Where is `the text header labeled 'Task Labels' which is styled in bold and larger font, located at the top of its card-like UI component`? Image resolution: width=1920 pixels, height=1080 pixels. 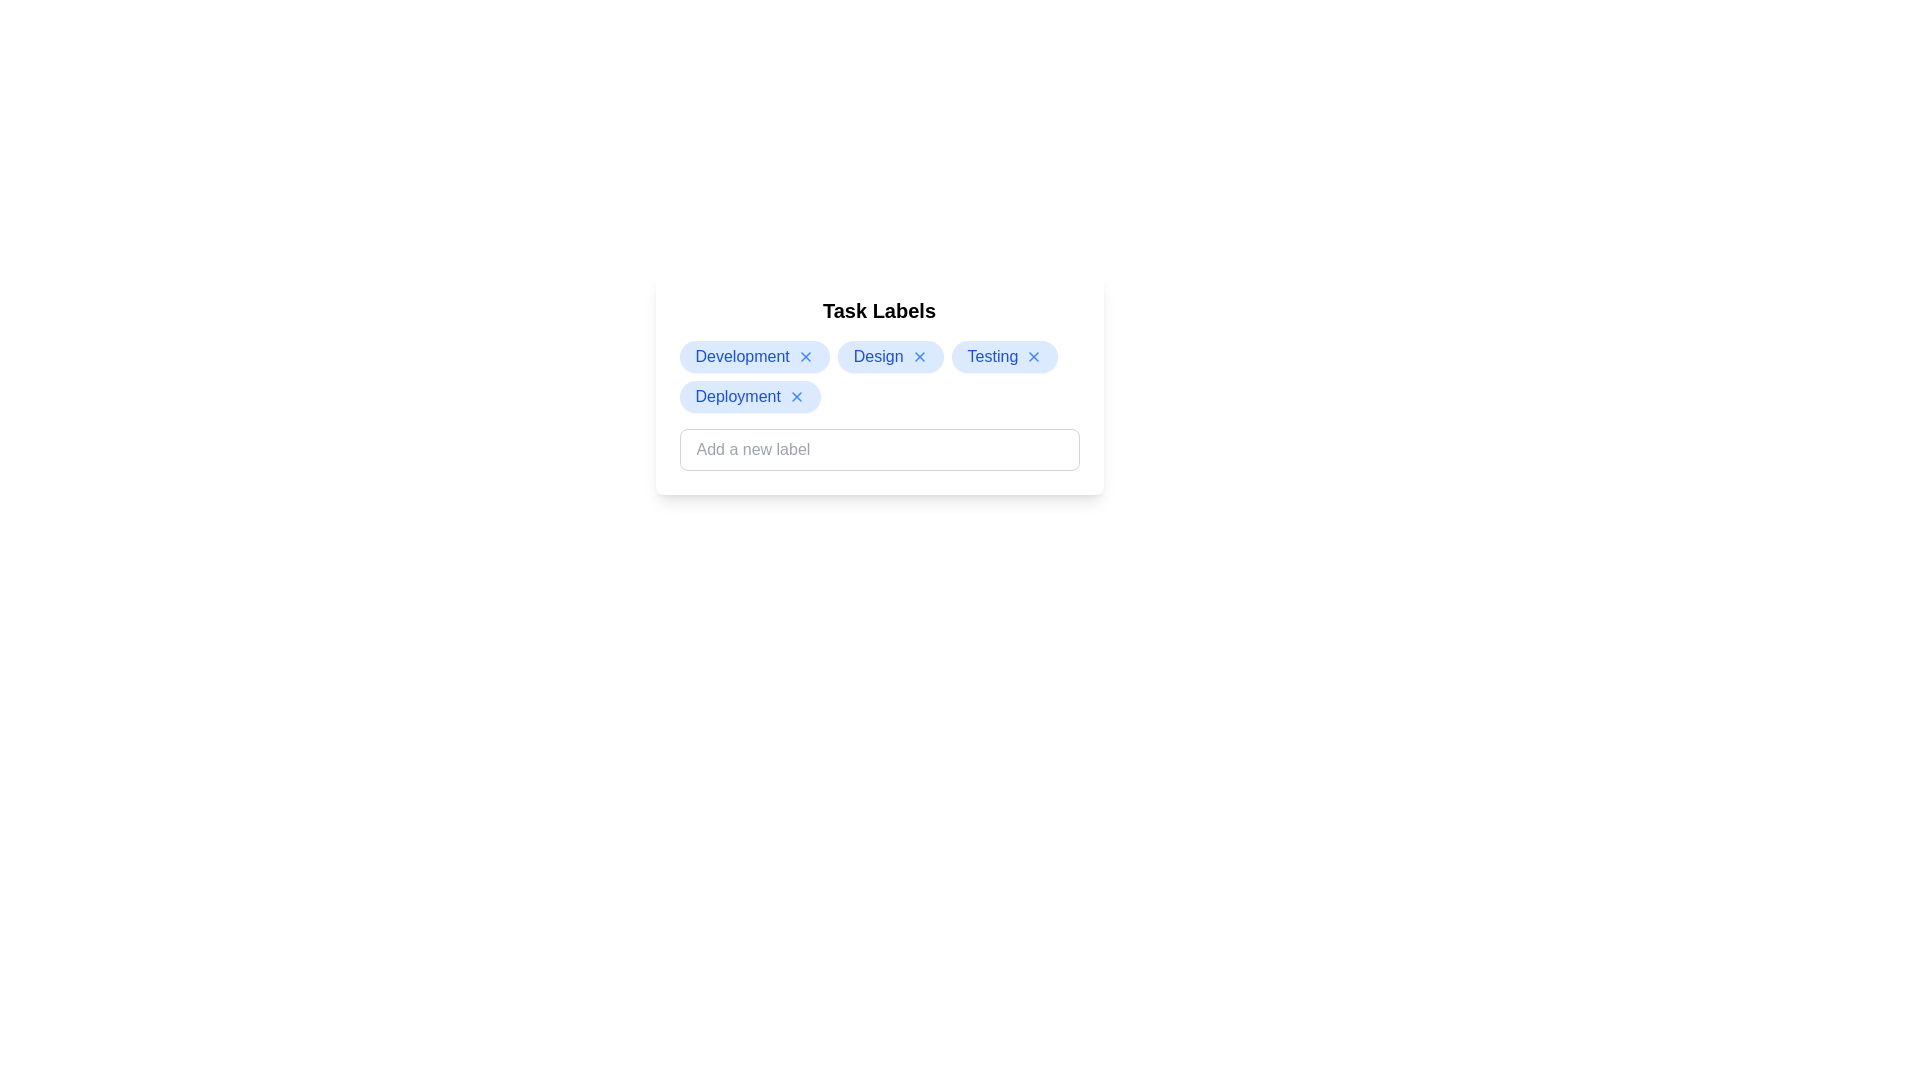
the text header labeled 'Task Labels' which is styled in bold and larger font, located at the top of its card-like UI component is located at coordinates (879, 311).